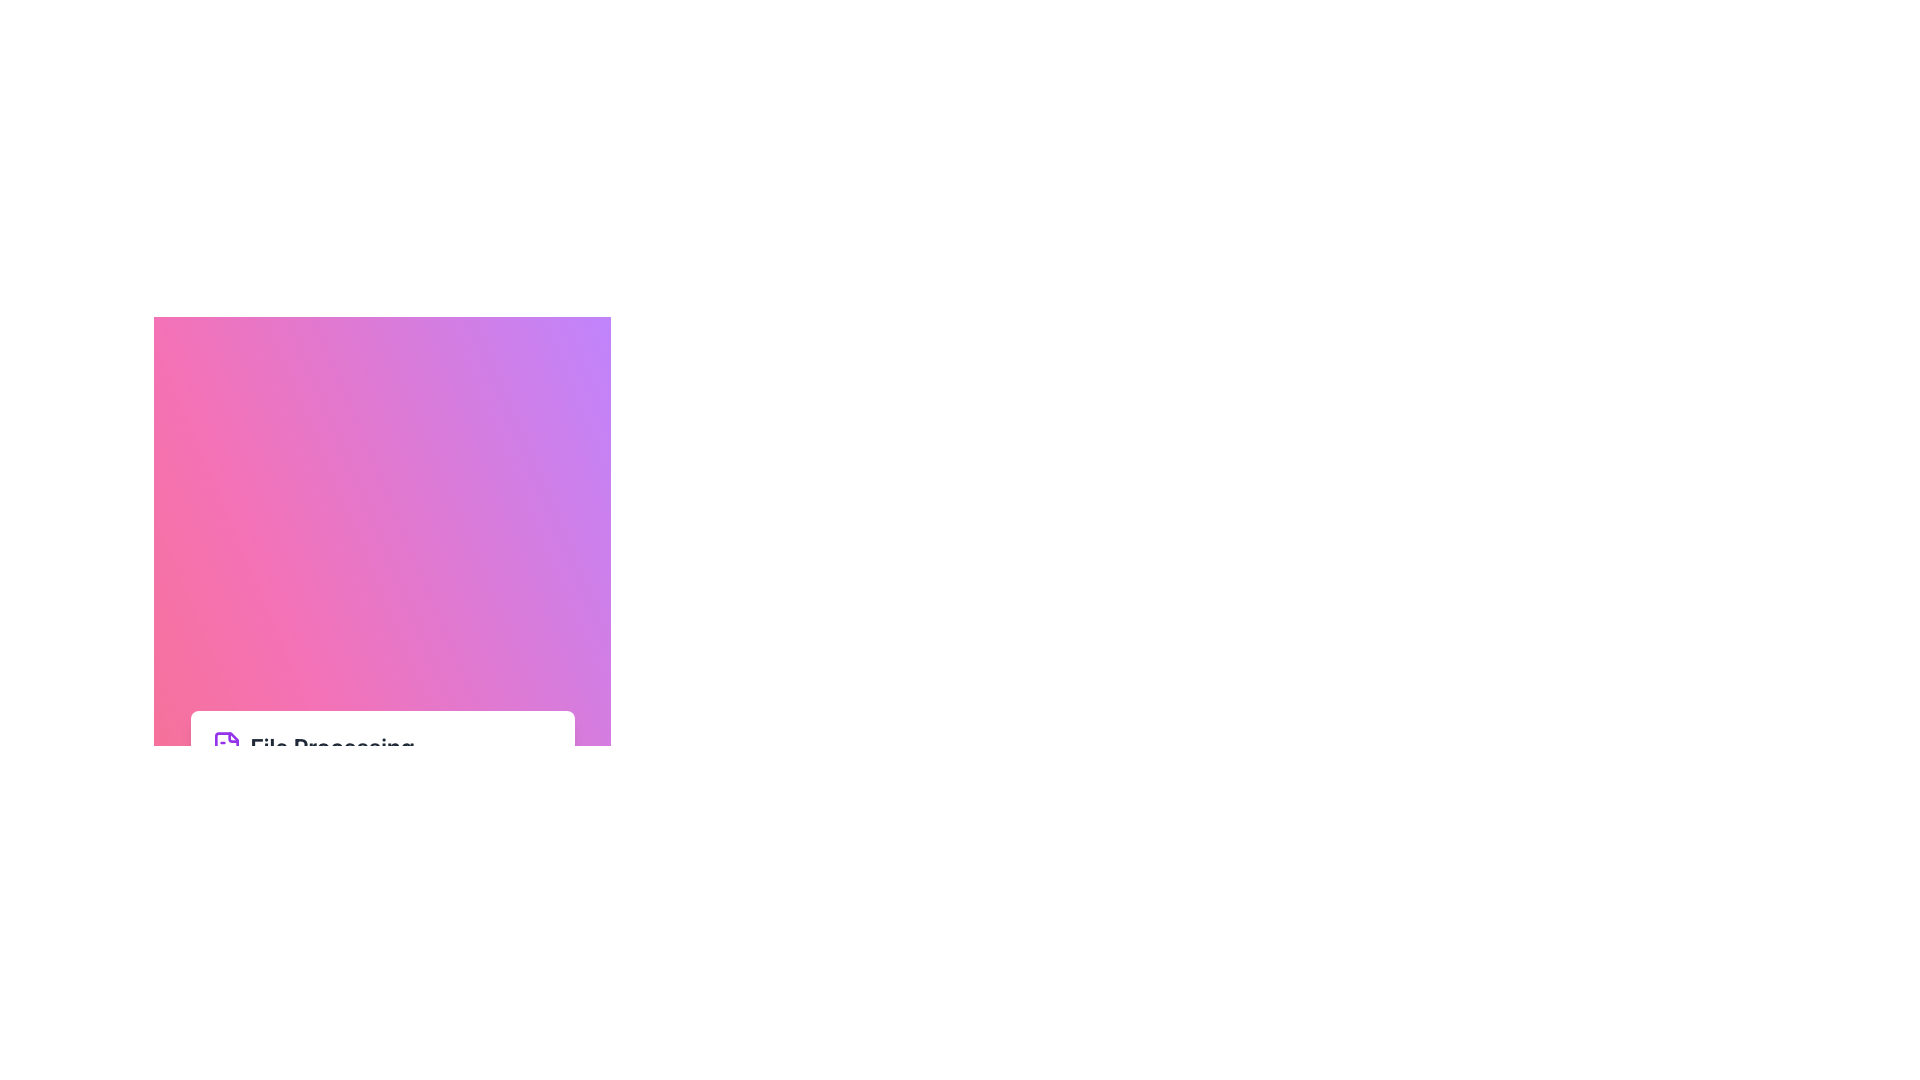  What do you see at coordinates (226, 747) in the screenshot?
I see `the file icon that symbolizes file-related functionality, located to the left of the text 'File Processing'` at bounding box center [226, 747].